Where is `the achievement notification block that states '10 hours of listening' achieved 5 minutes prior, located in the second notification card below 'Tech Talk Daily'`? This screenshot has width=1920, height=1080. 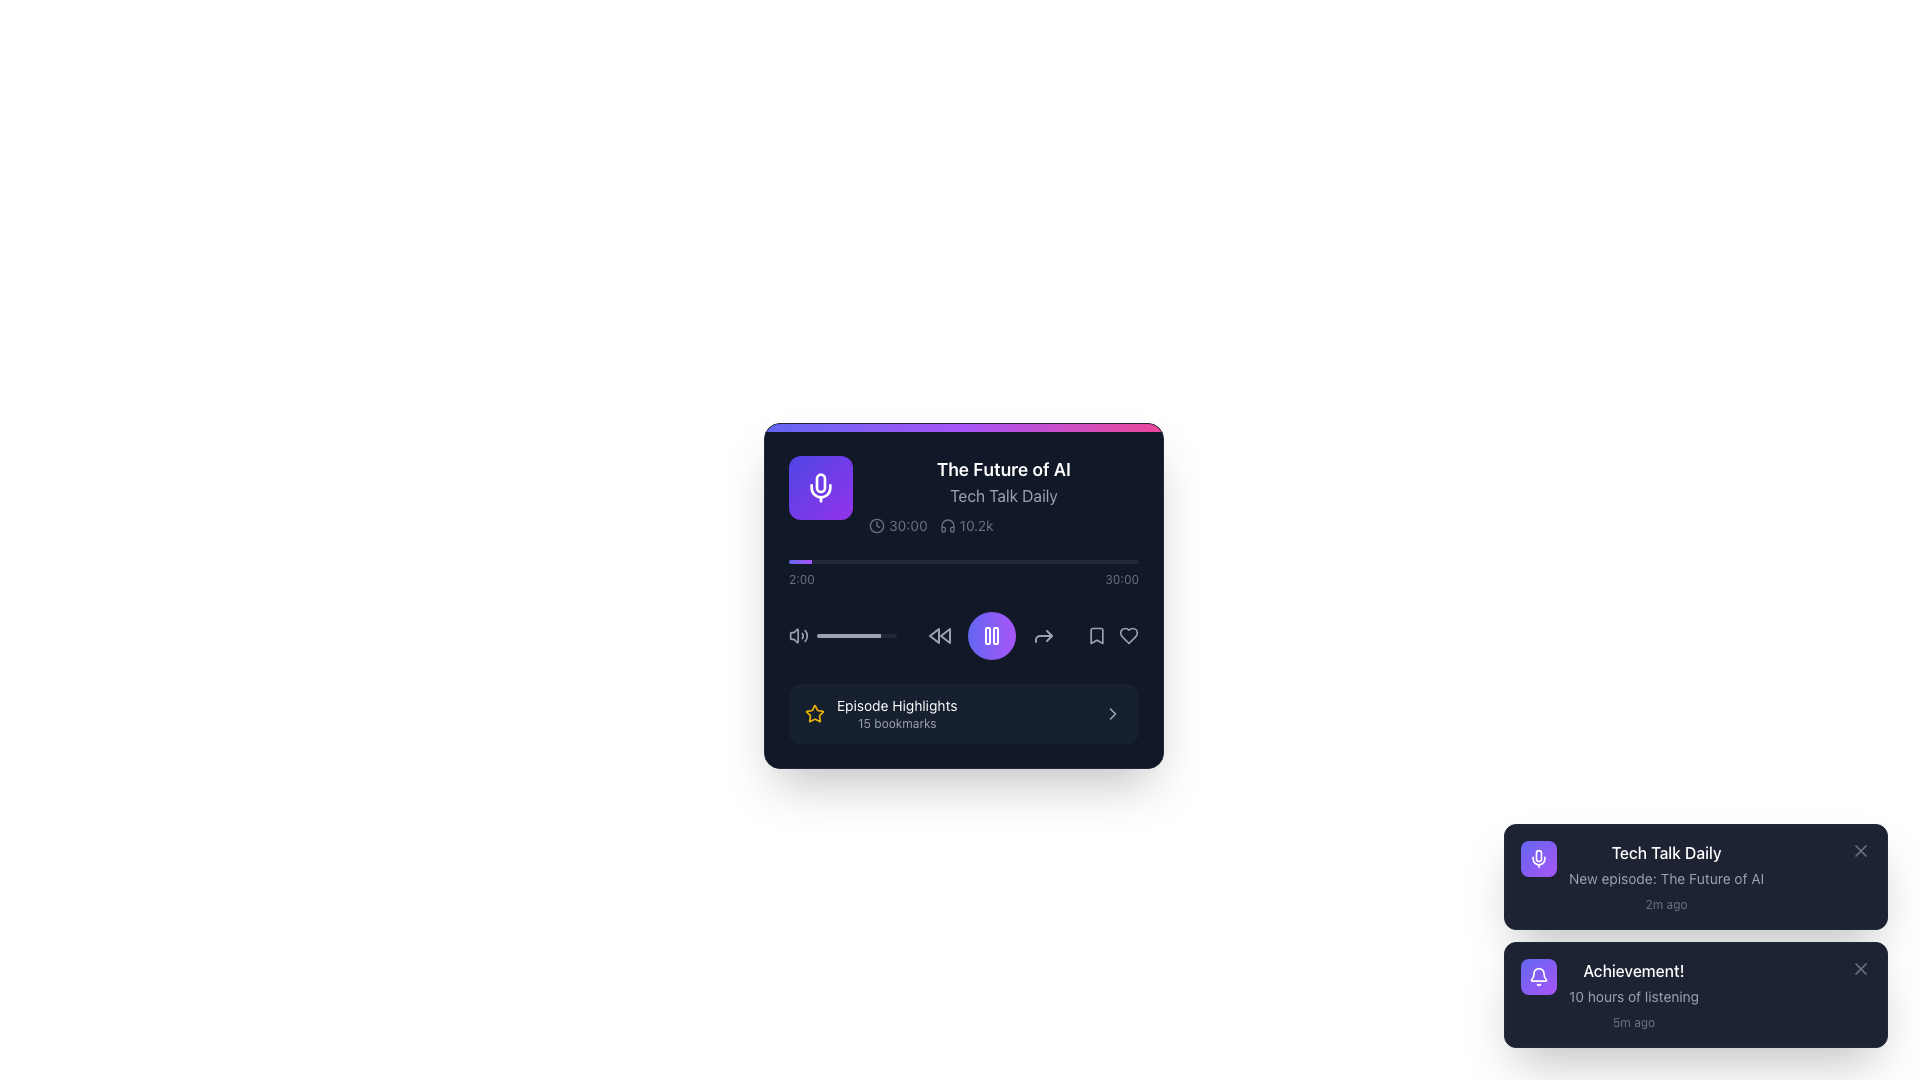
the achievement notification block that states '10 hours of listening' achieved 5 minutes prior, located in the second notification card below 'Tech Talk Daily' is located at coordinates (1634, 995).